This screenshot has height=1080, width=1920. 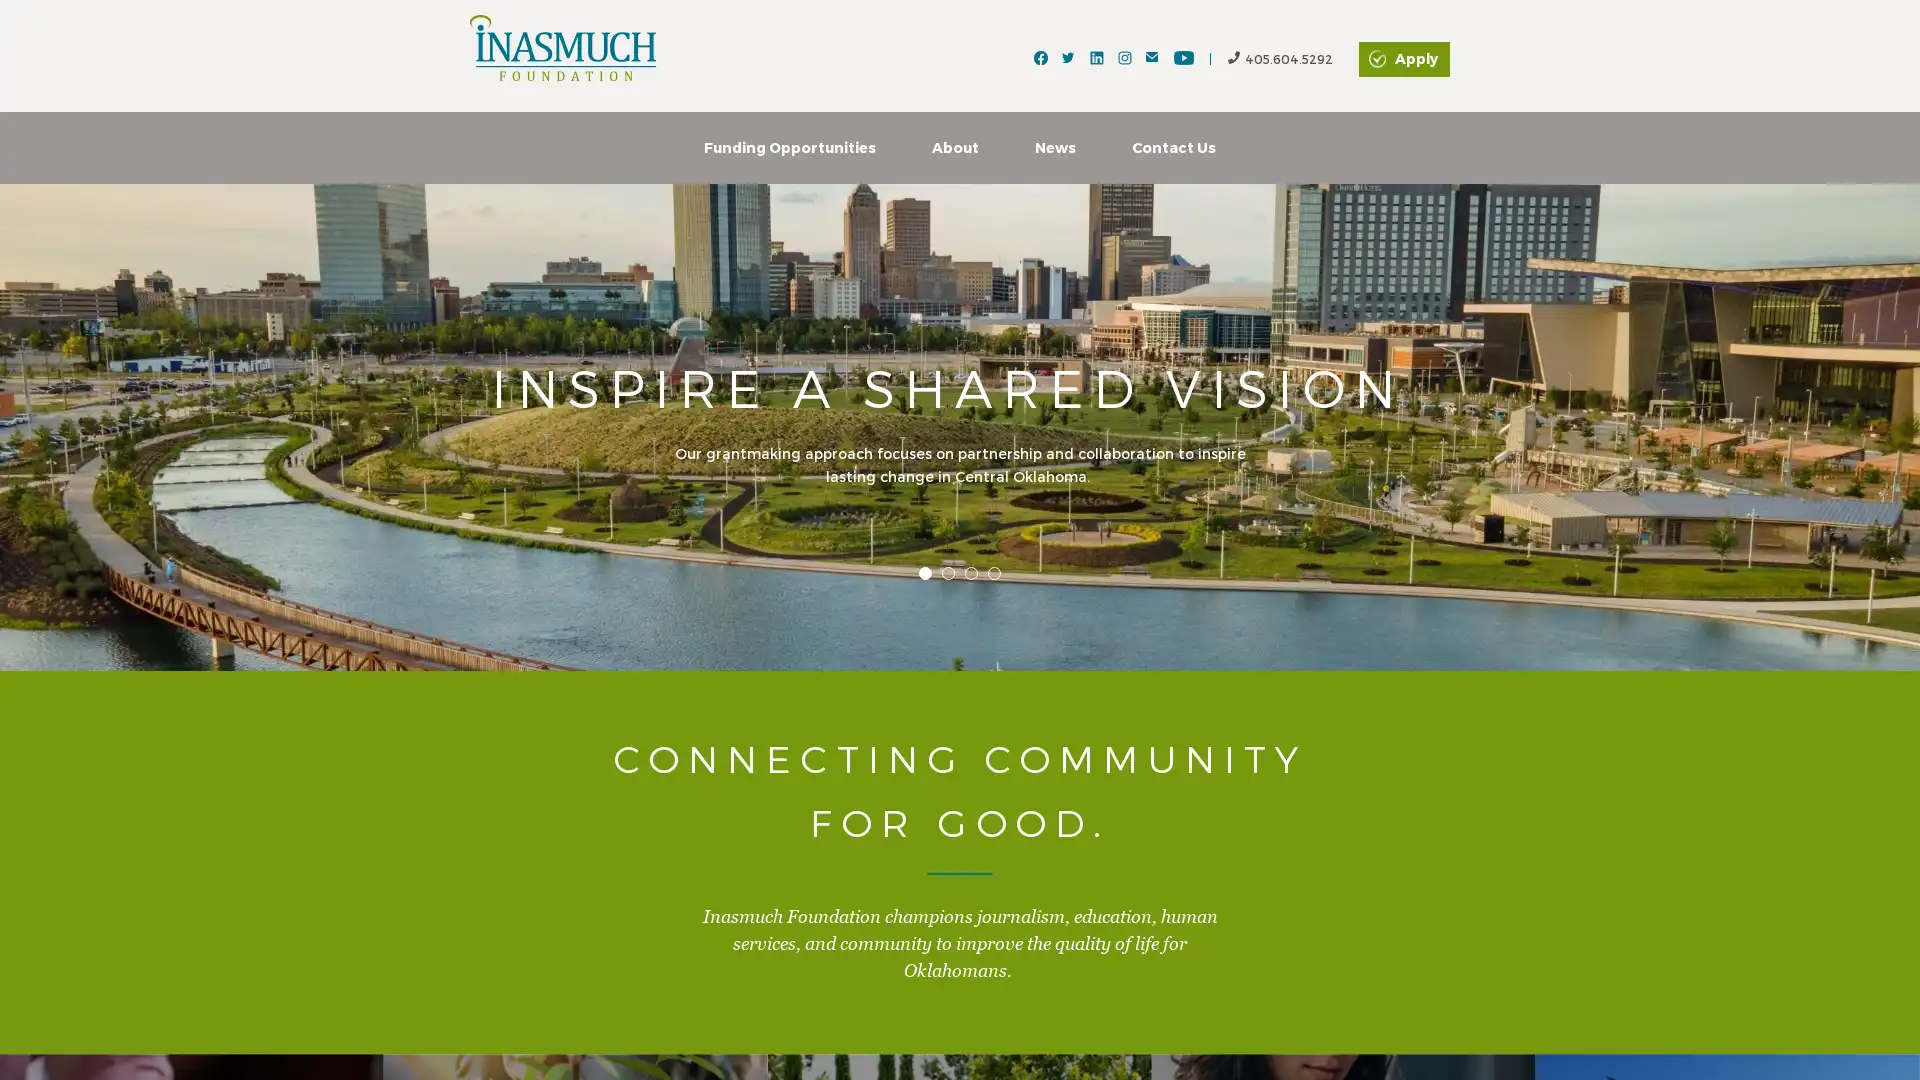 What do you see at coordinates (994, 572) in the screenshot?
I see `4` at bounding box center [994, 572].